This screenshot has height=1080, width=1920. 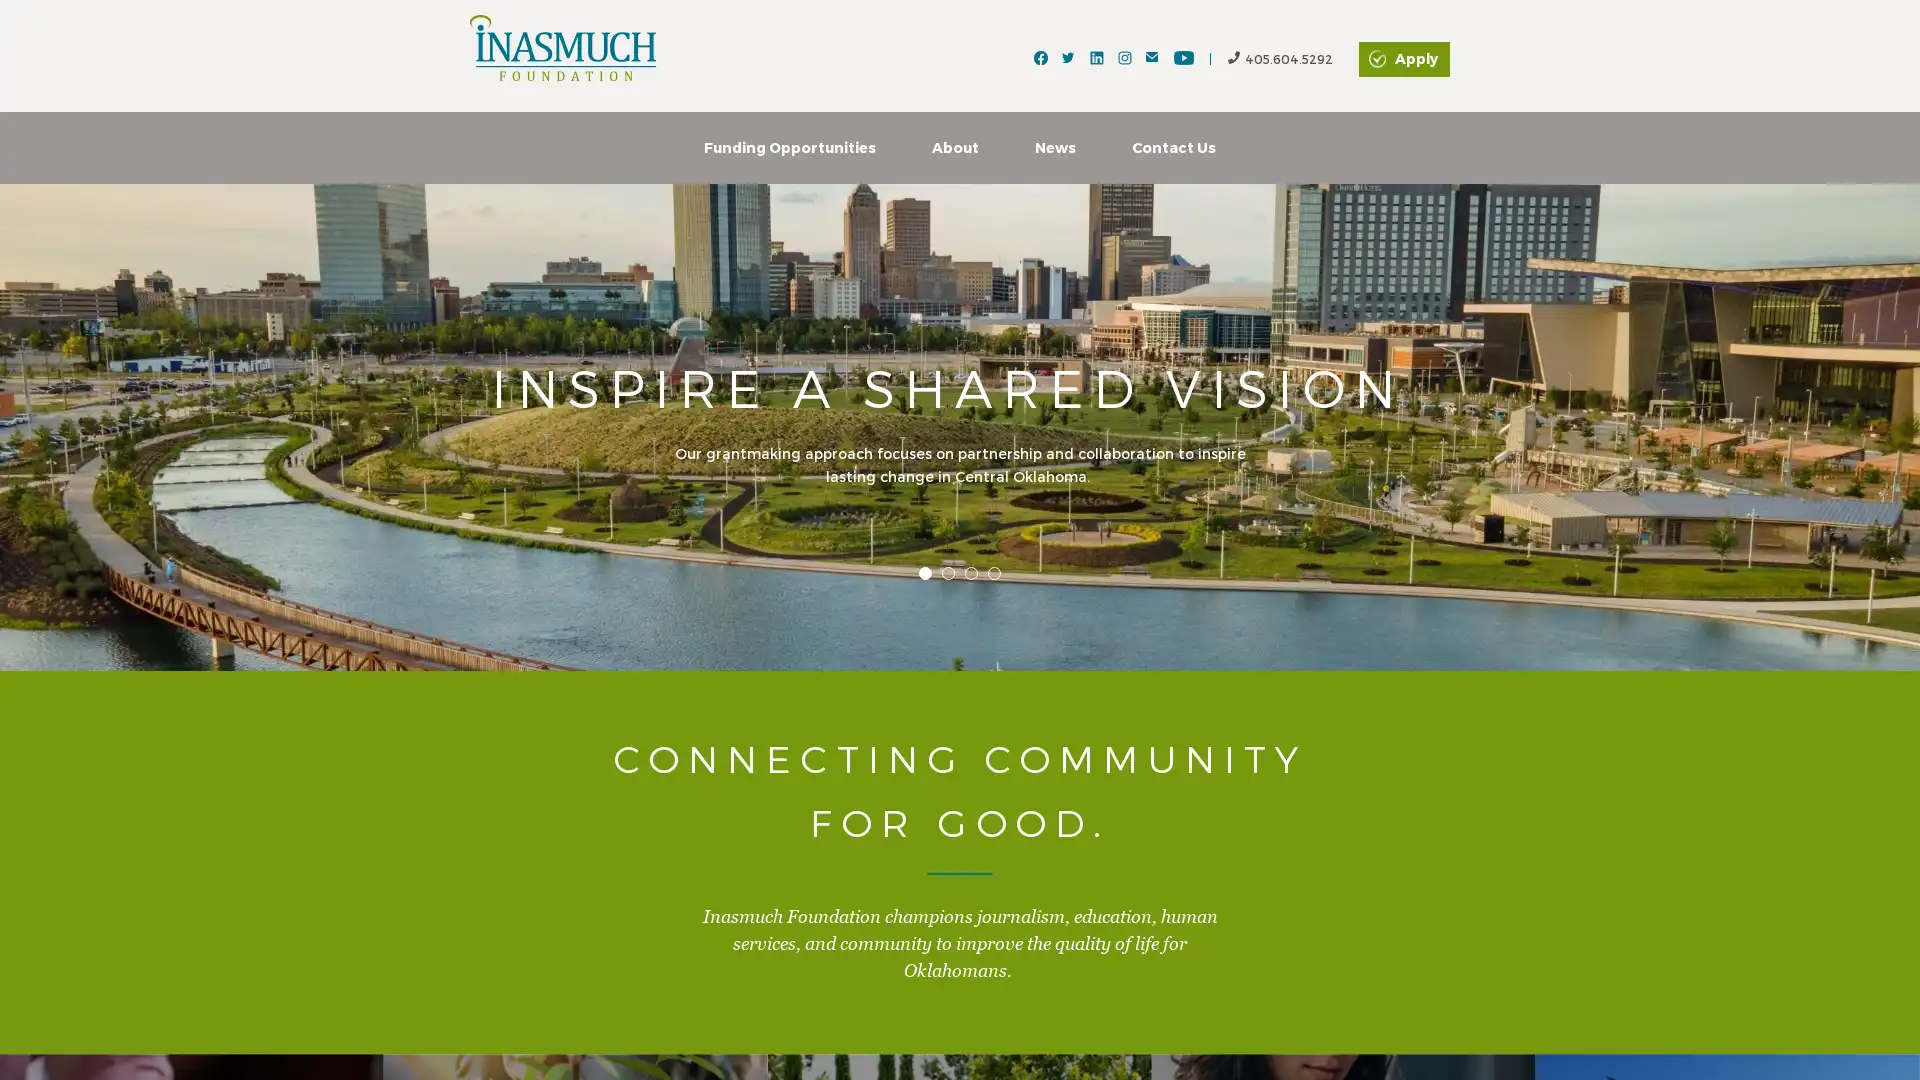 What do you see at coordinates (994, 572) in the screenshot?
I see `4` at bounding box center [994, 572].